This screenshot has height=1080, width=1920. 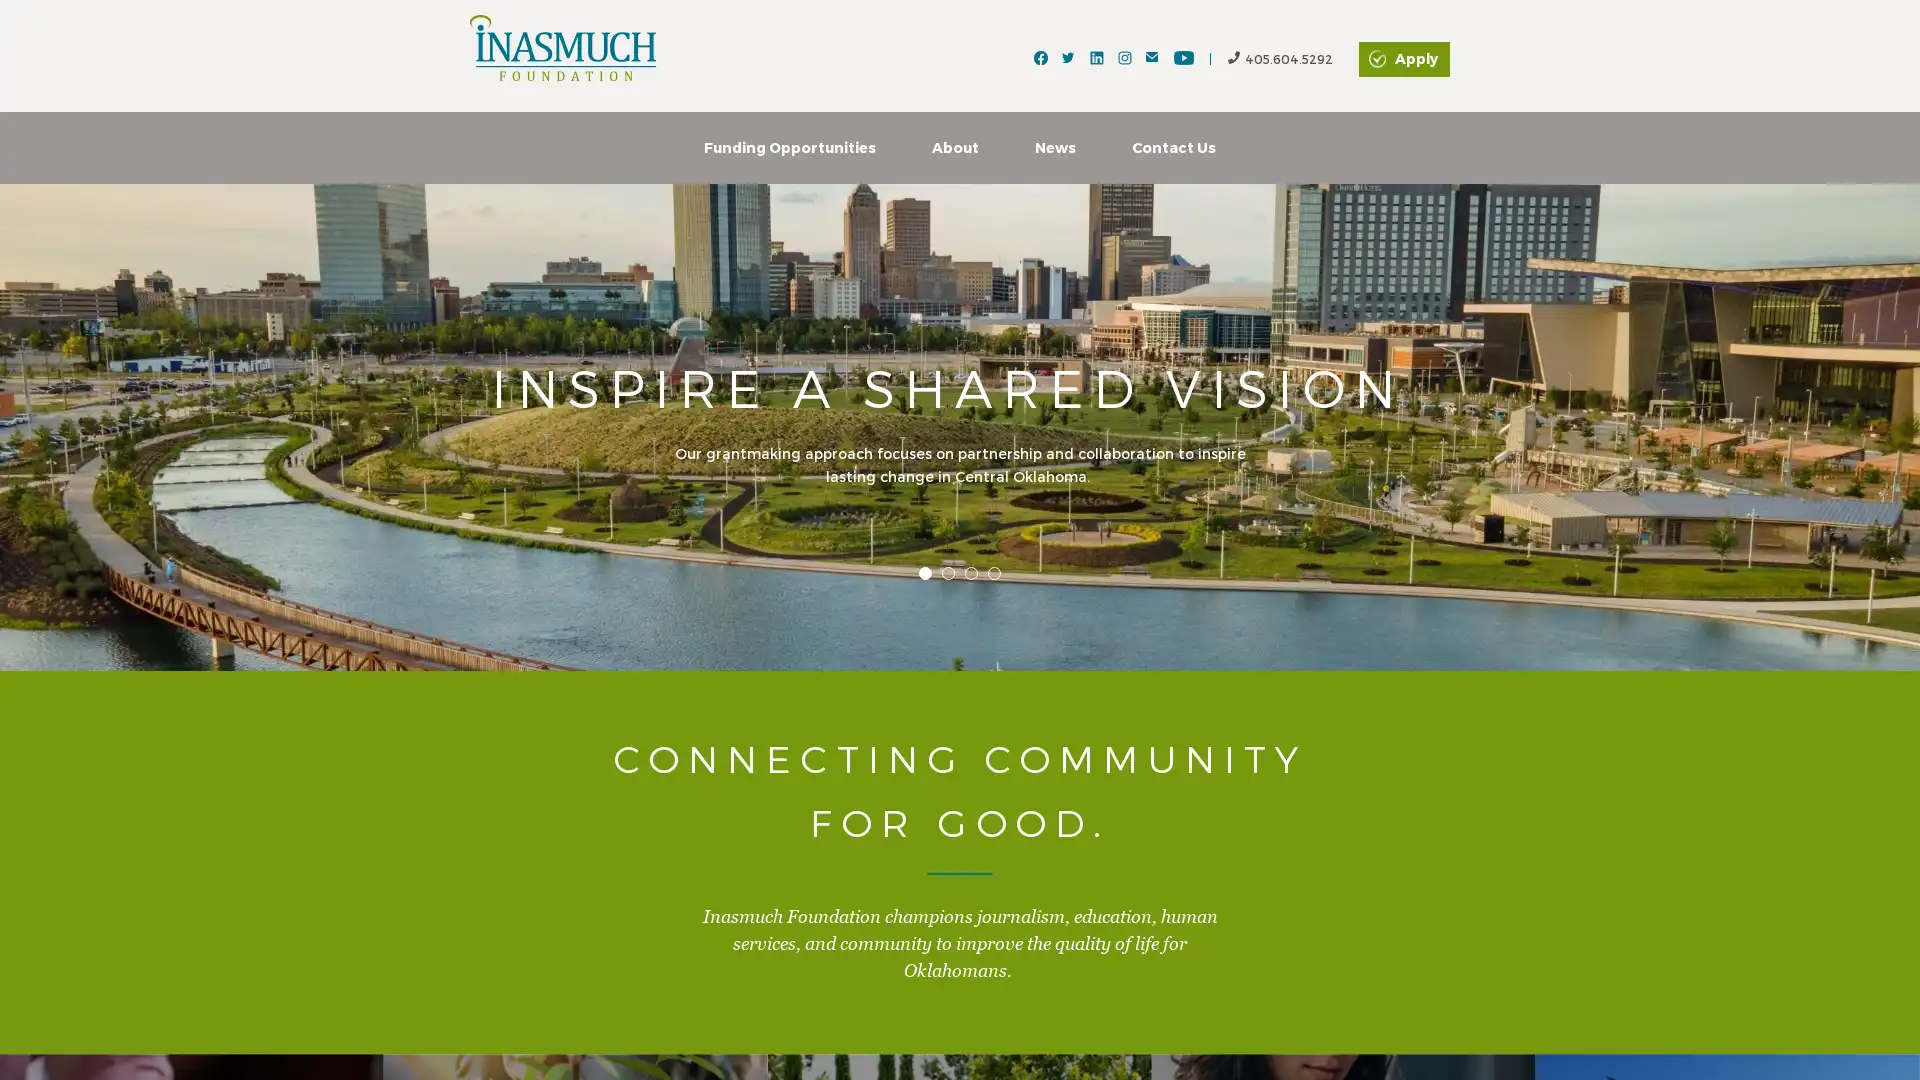 What do you see at coordinates (994, 572) in the screenshot?
I see `4` at bounding box center [994, 572].